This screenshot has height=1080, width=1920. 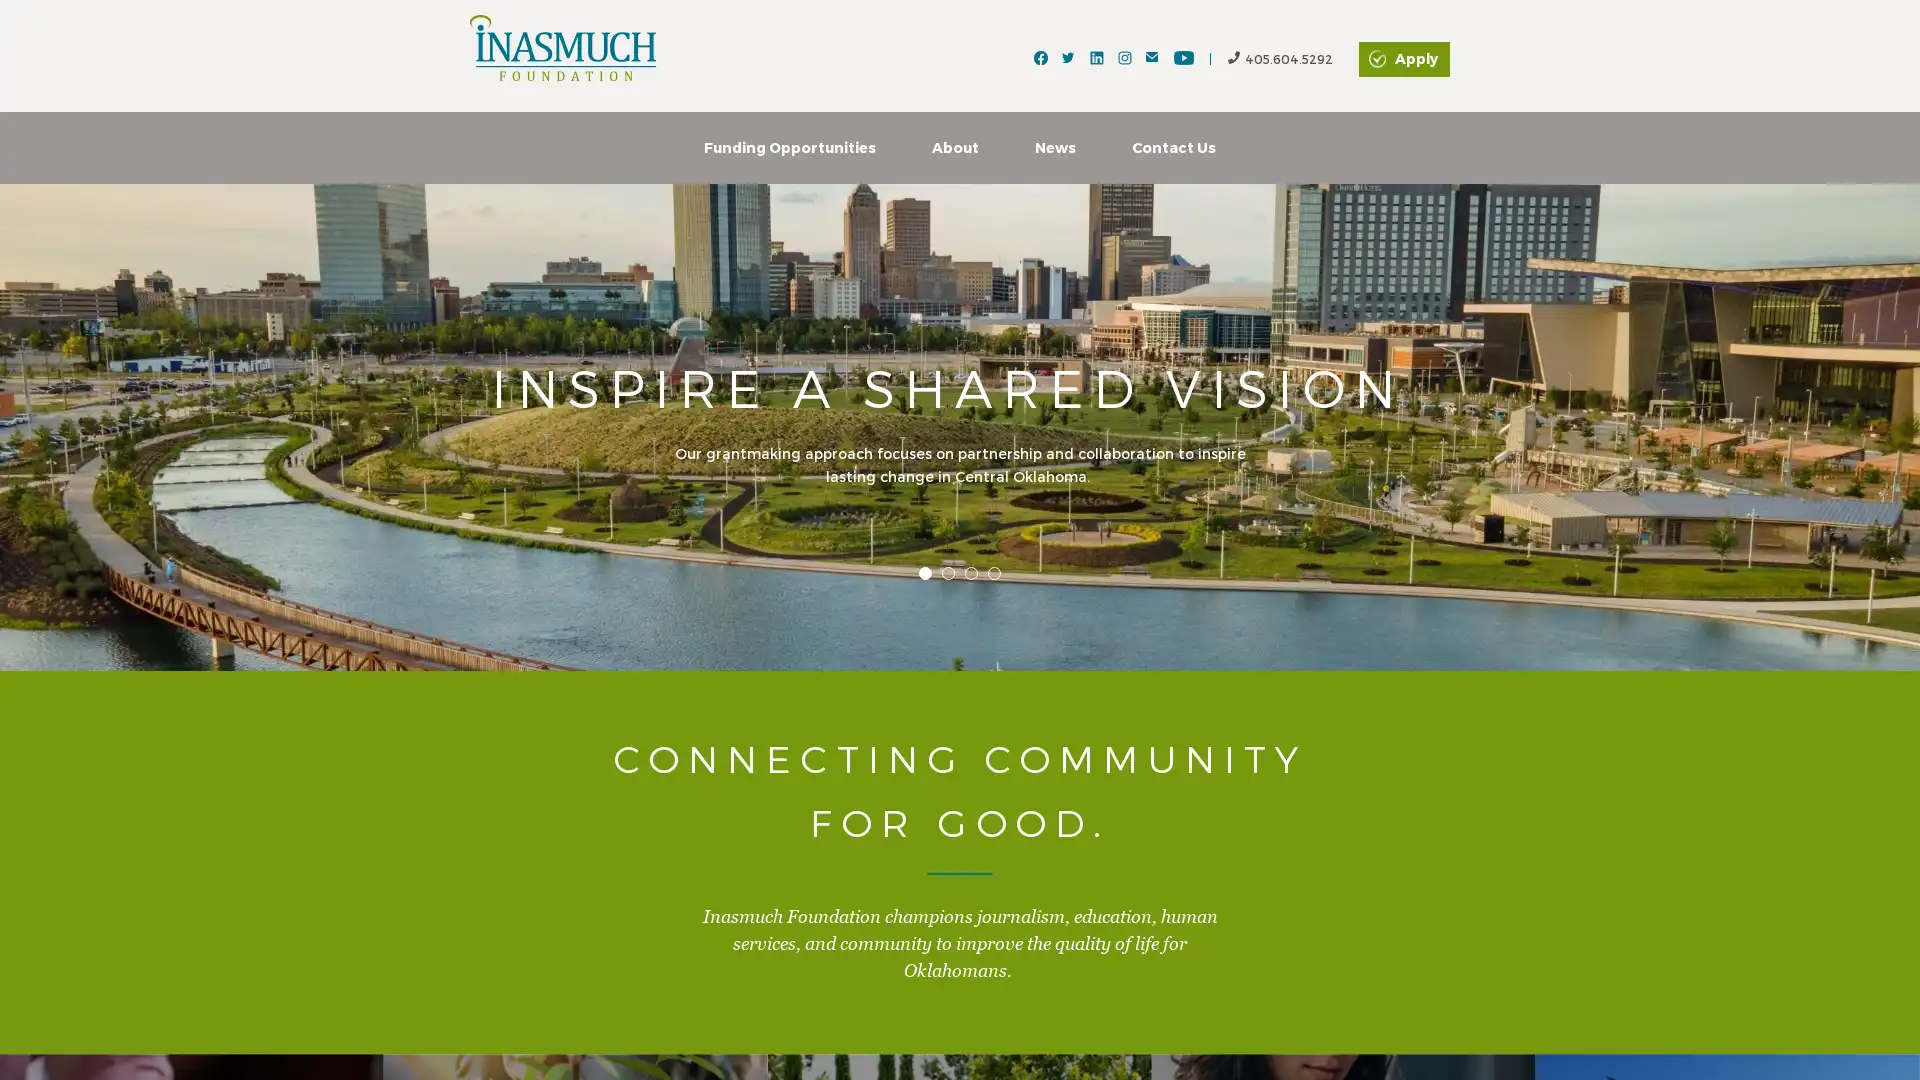 What do you see at coordinates (994, 572) in the screenshot?
I see `4` at bounding box center [994, 572].